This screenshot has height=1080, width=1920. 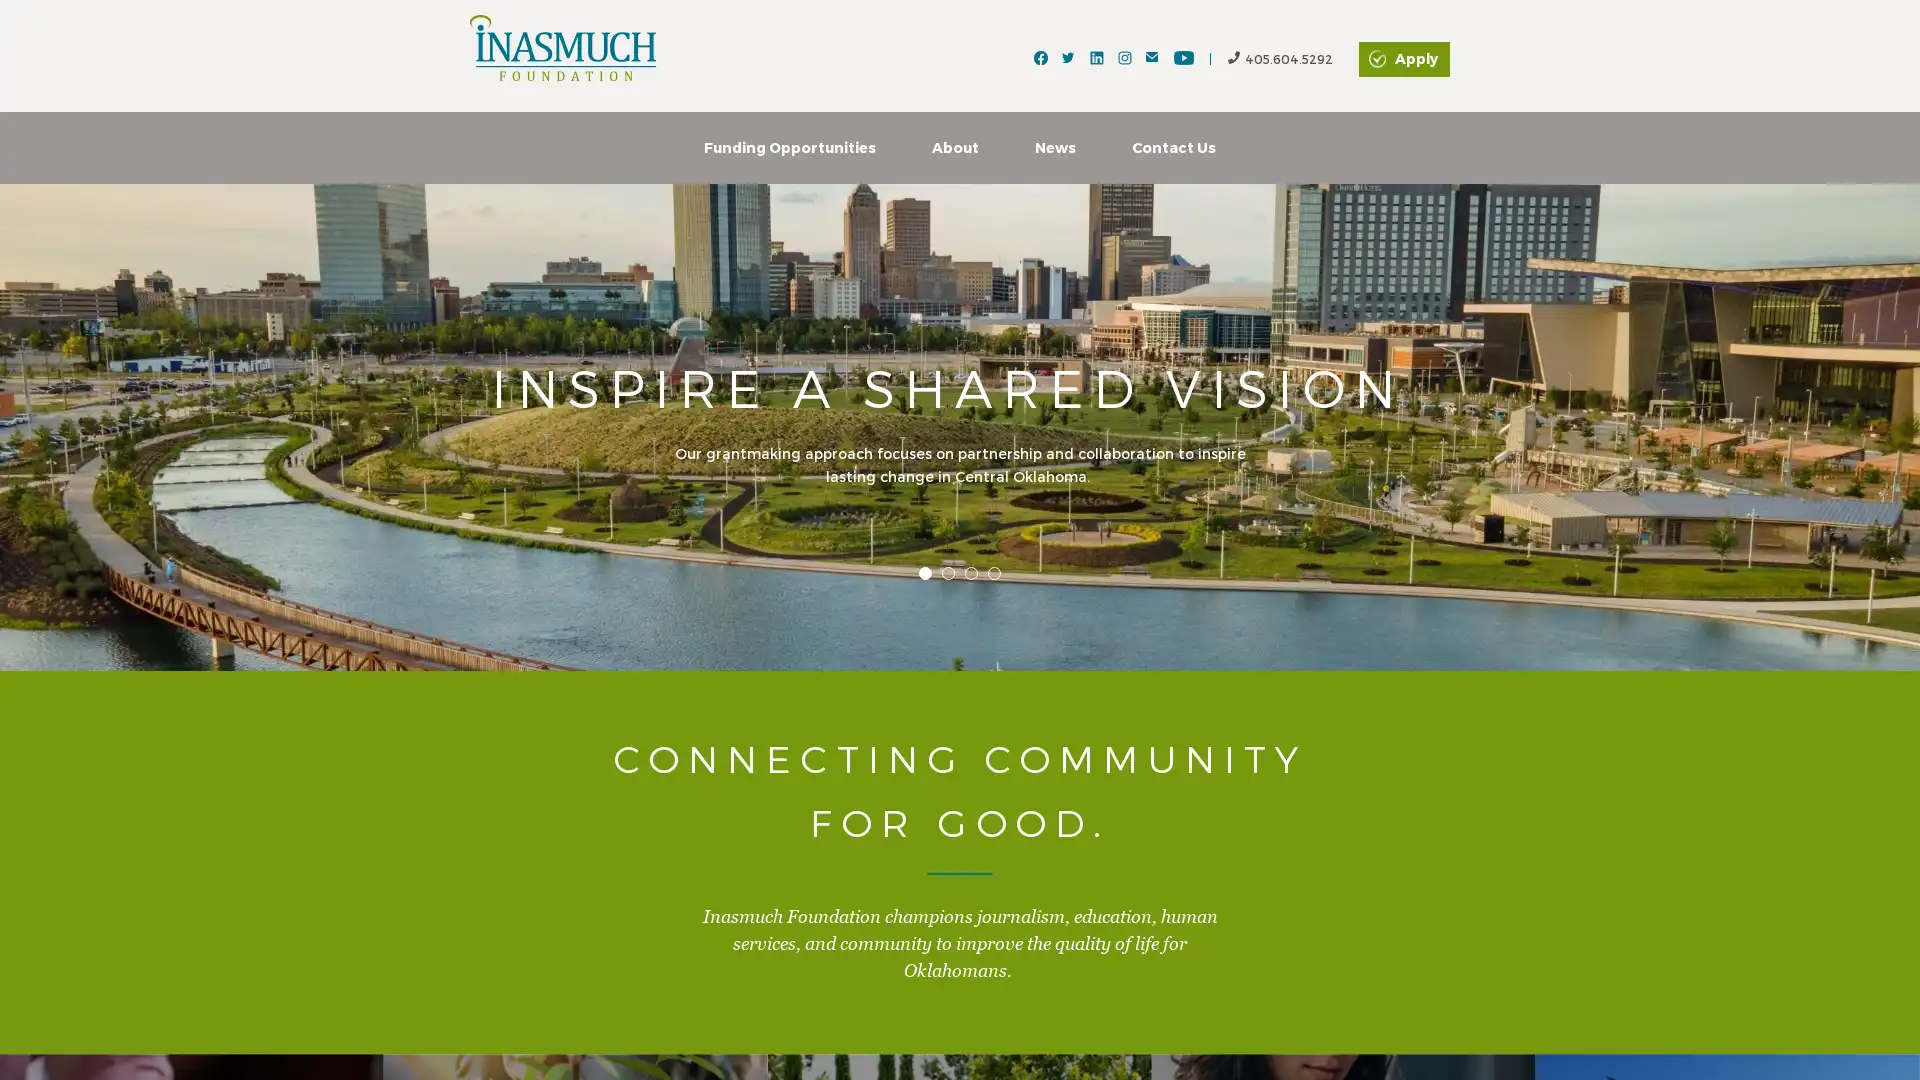 What do you see at coordinates (994, 572) in the screenshot?
I see `4` at bounding box center [994, 572].